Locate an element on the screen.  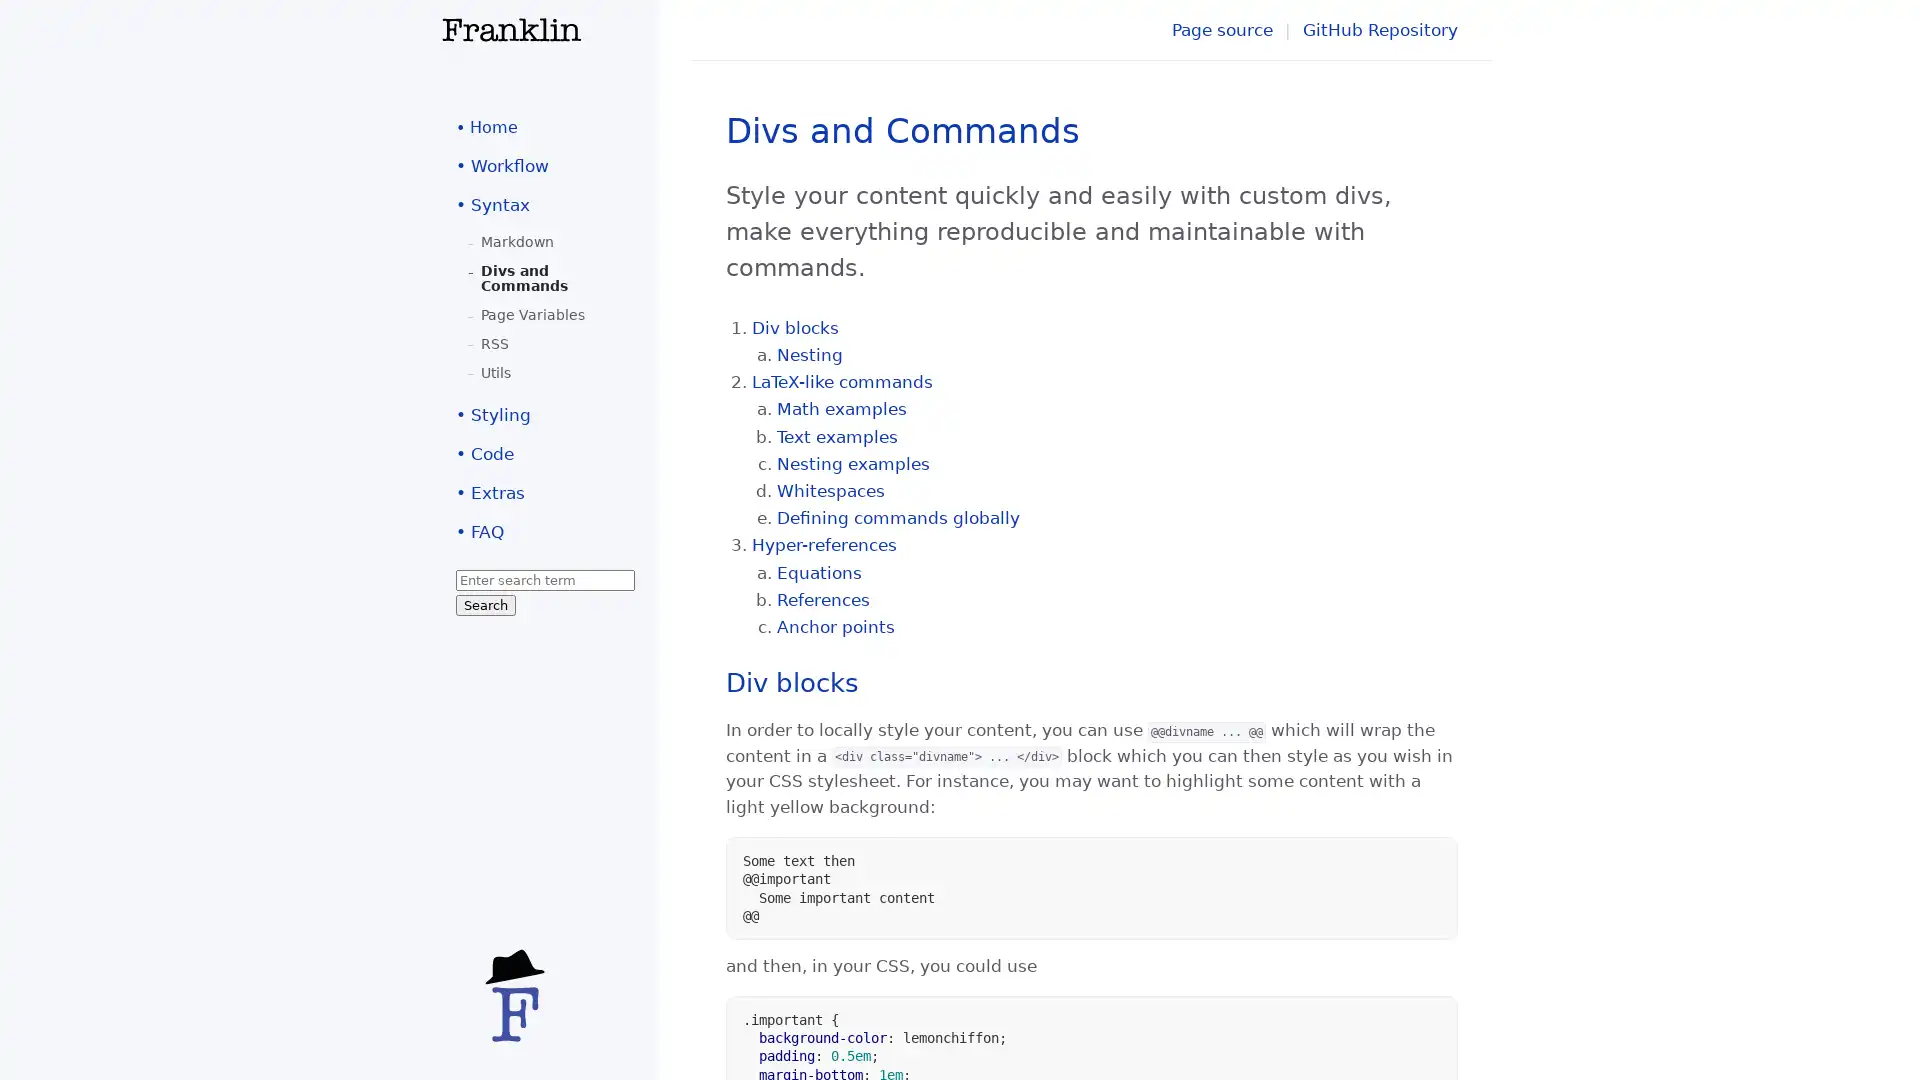
Search is located at coordinates (485, 604).